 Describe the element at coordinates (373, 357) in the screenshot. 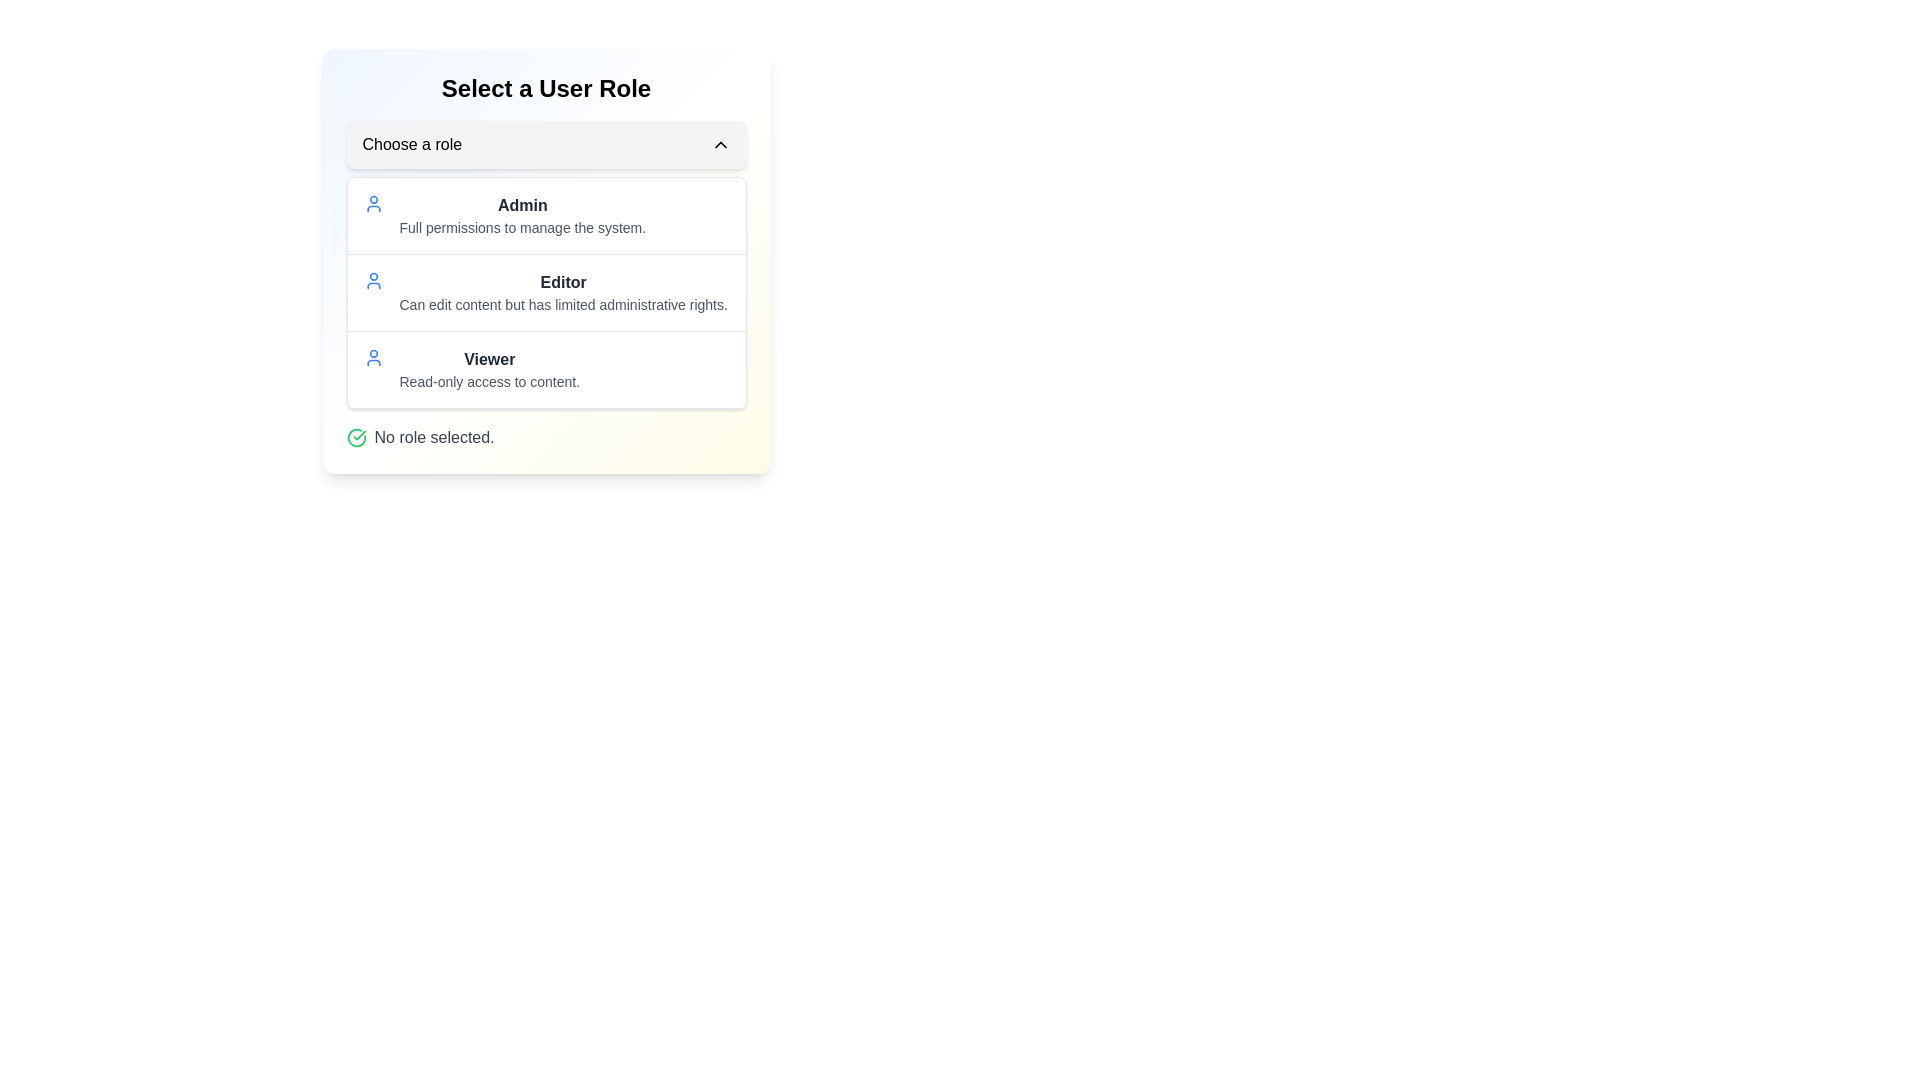

I see `user silhouette icon located to the left of the 'Viewer' text in the 'Select a User Role' section` at that location.